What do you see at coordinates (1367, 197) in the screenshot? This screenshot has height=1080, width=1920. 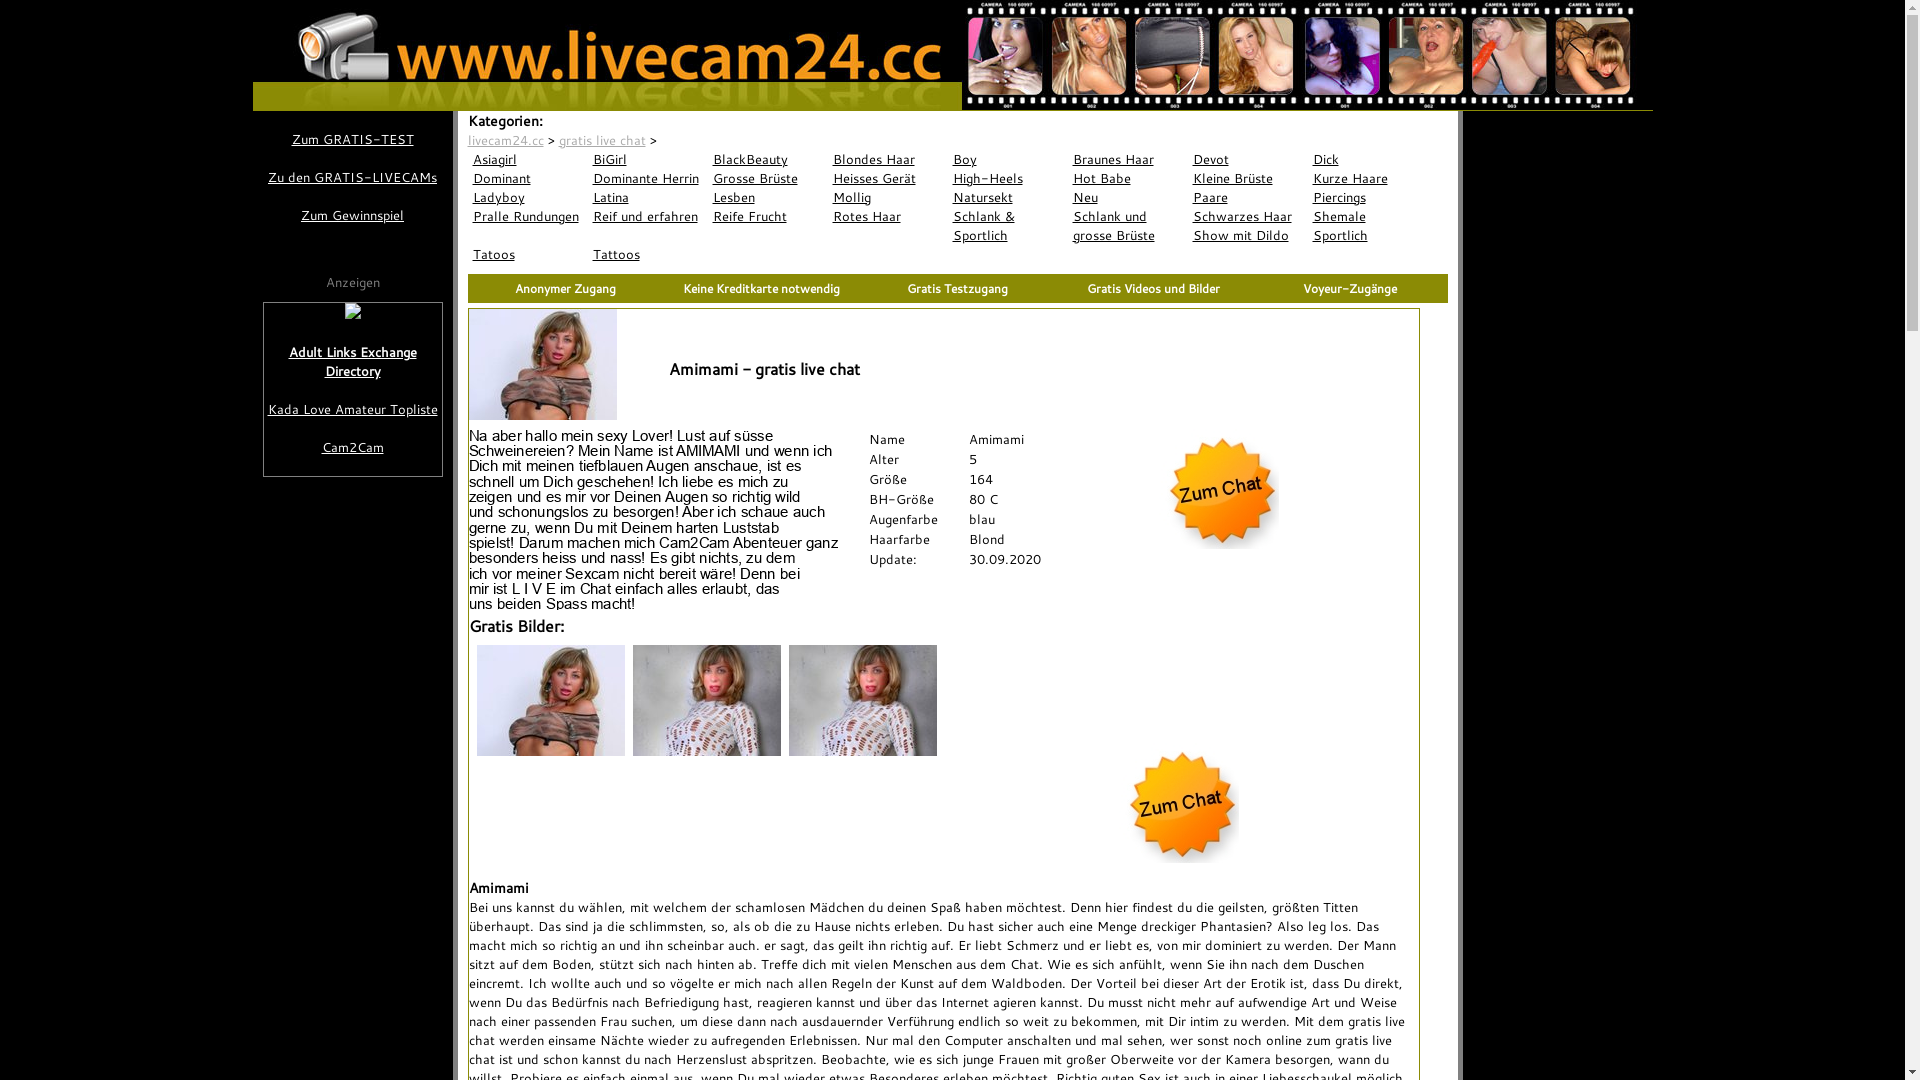 I see `'Piercings'` at bounding box center [1367, 197].